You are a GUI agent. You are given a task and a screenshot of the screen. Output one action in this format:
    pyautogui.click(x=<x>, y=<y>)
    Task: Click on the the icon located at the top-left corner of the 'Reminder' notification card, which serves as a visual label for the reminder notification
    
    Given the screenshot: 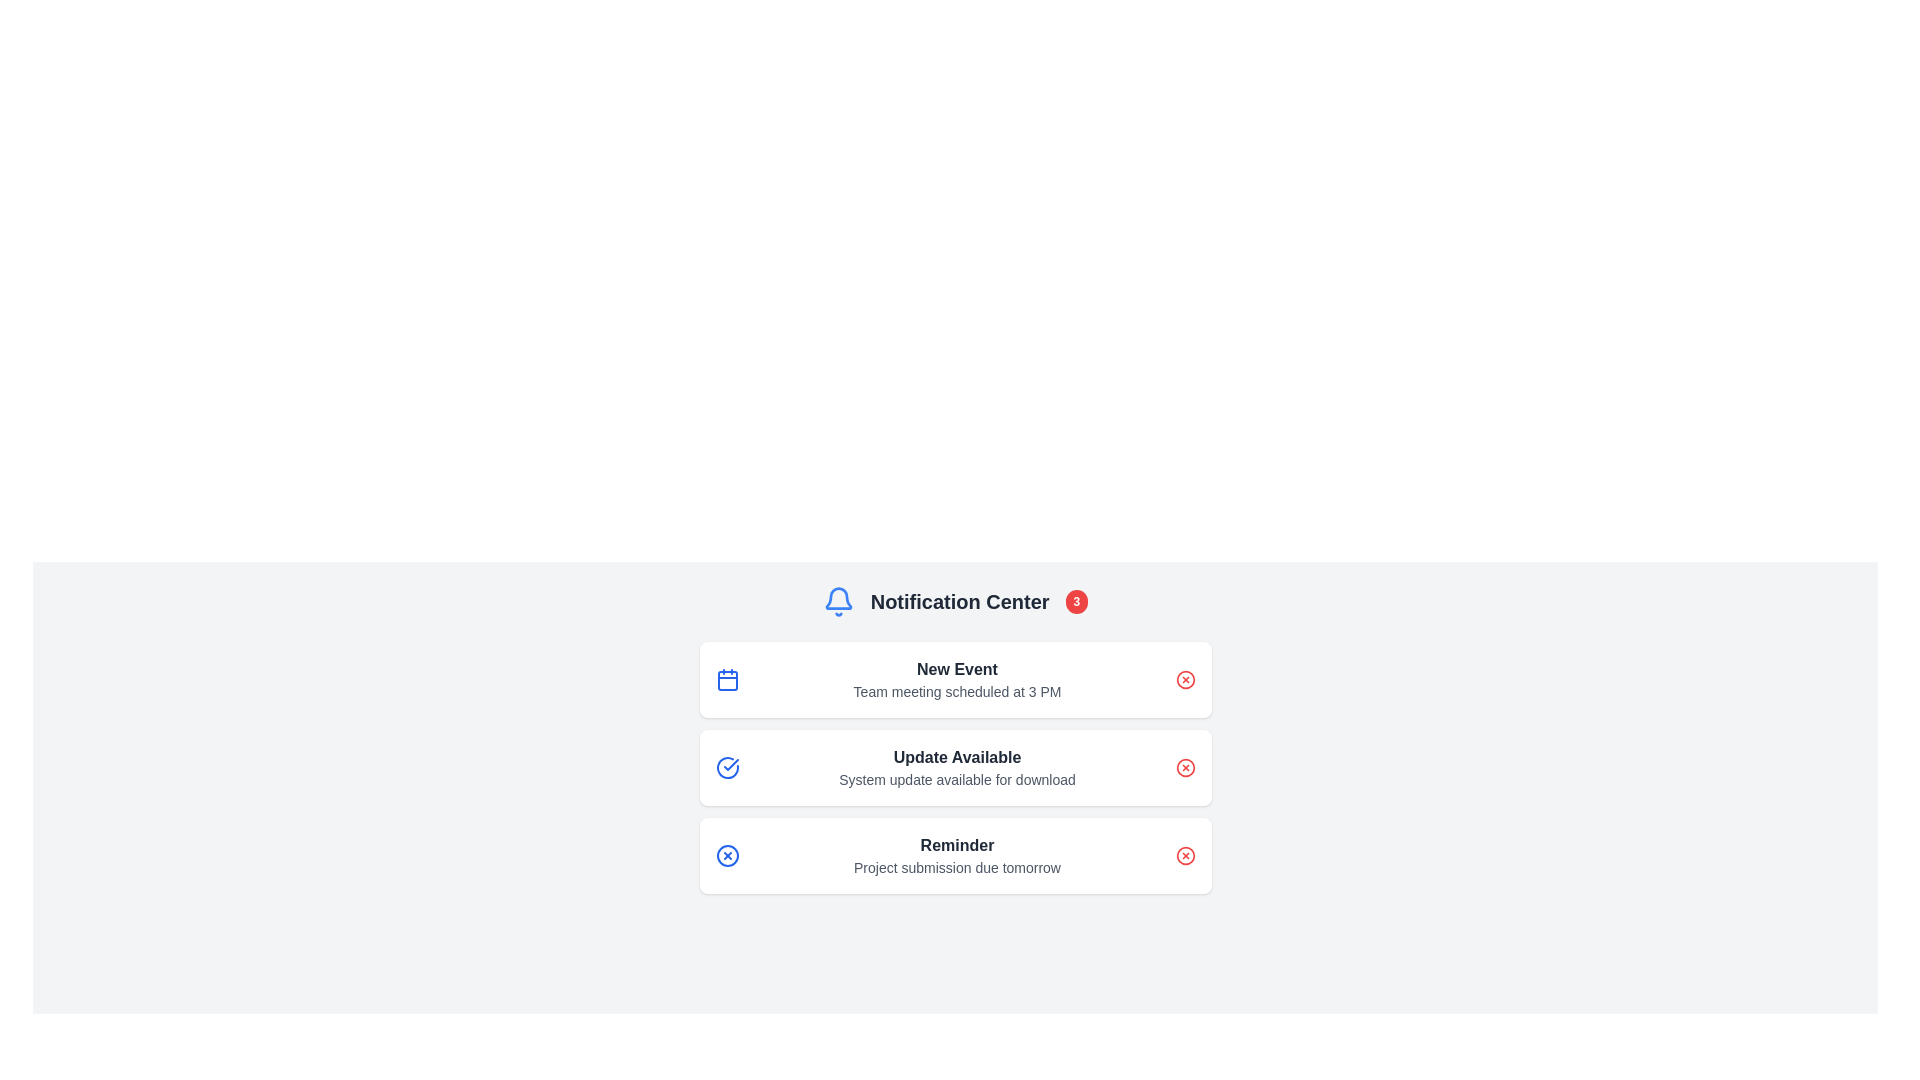 What is the action you would take?
    pyautogui.click(x=726, y=855)
    